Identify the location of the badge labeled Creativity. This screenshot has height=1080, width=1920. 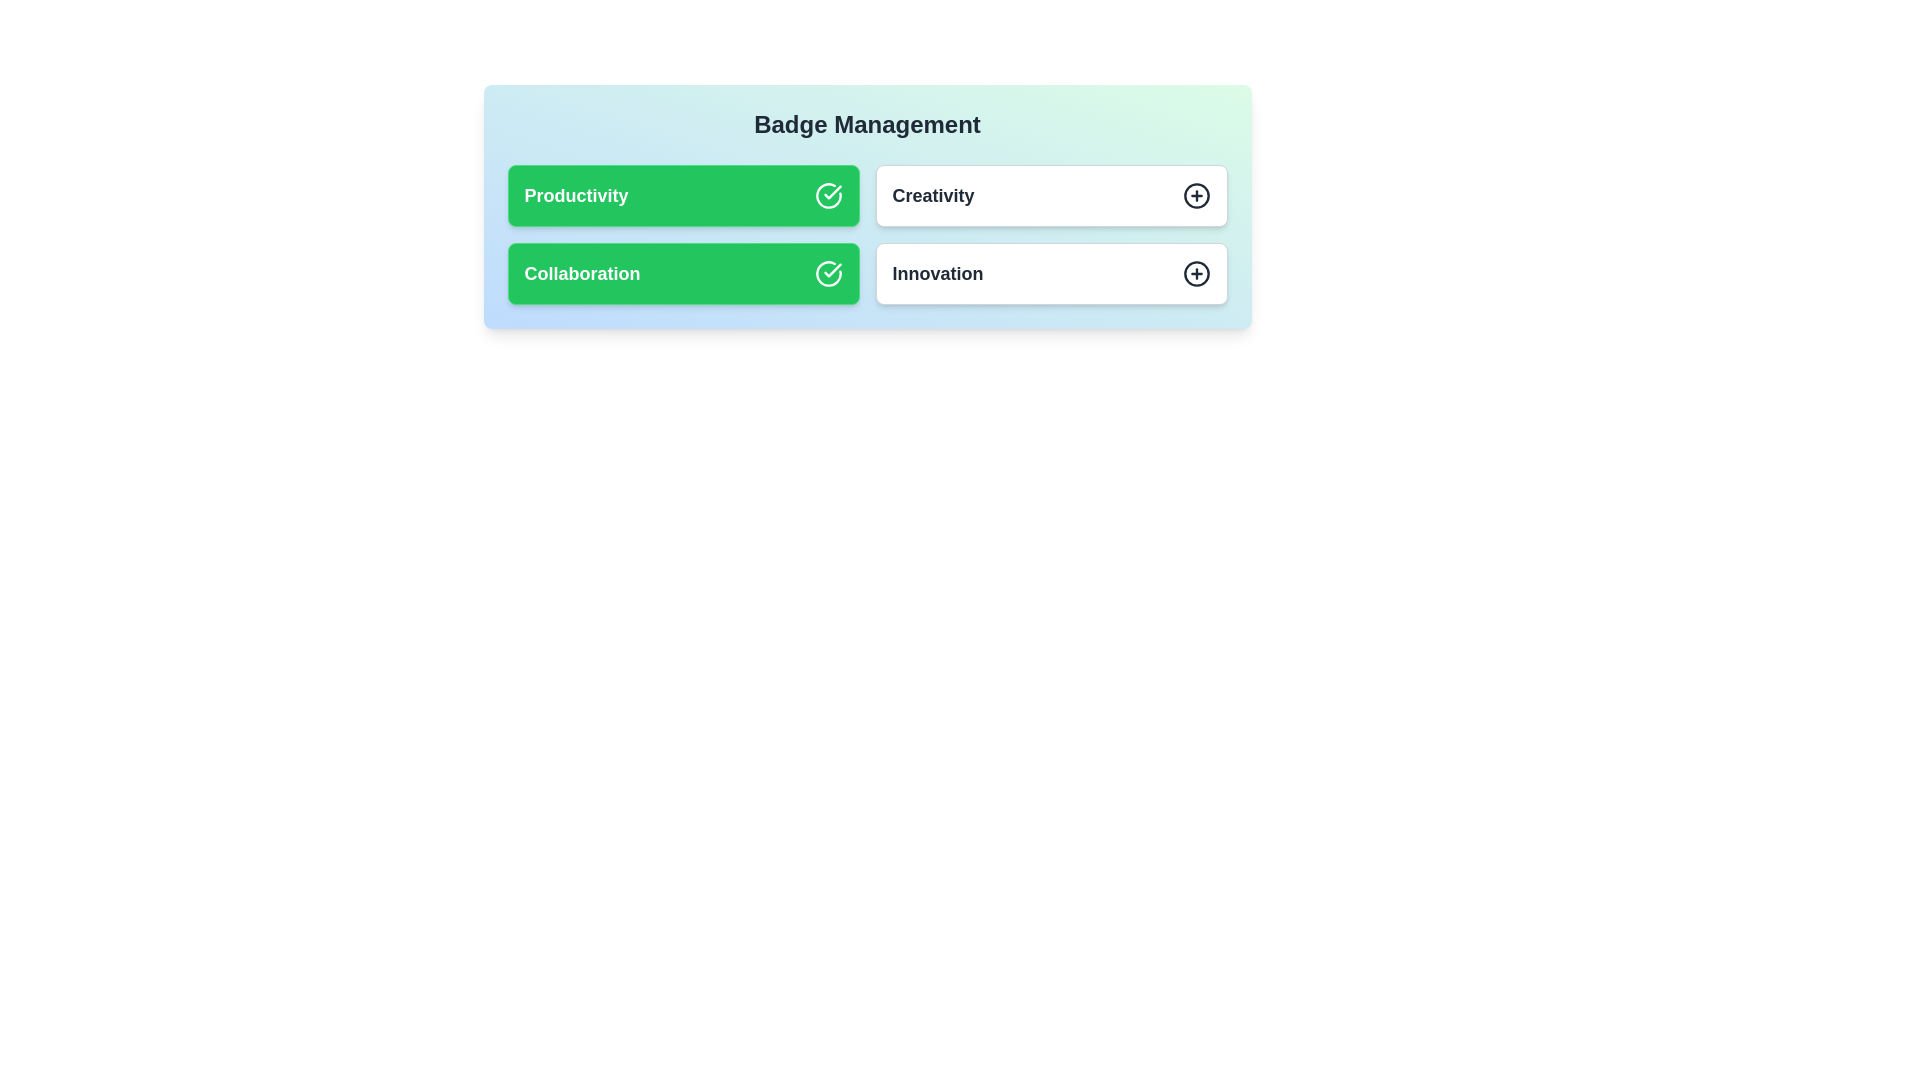
(1050, 196).